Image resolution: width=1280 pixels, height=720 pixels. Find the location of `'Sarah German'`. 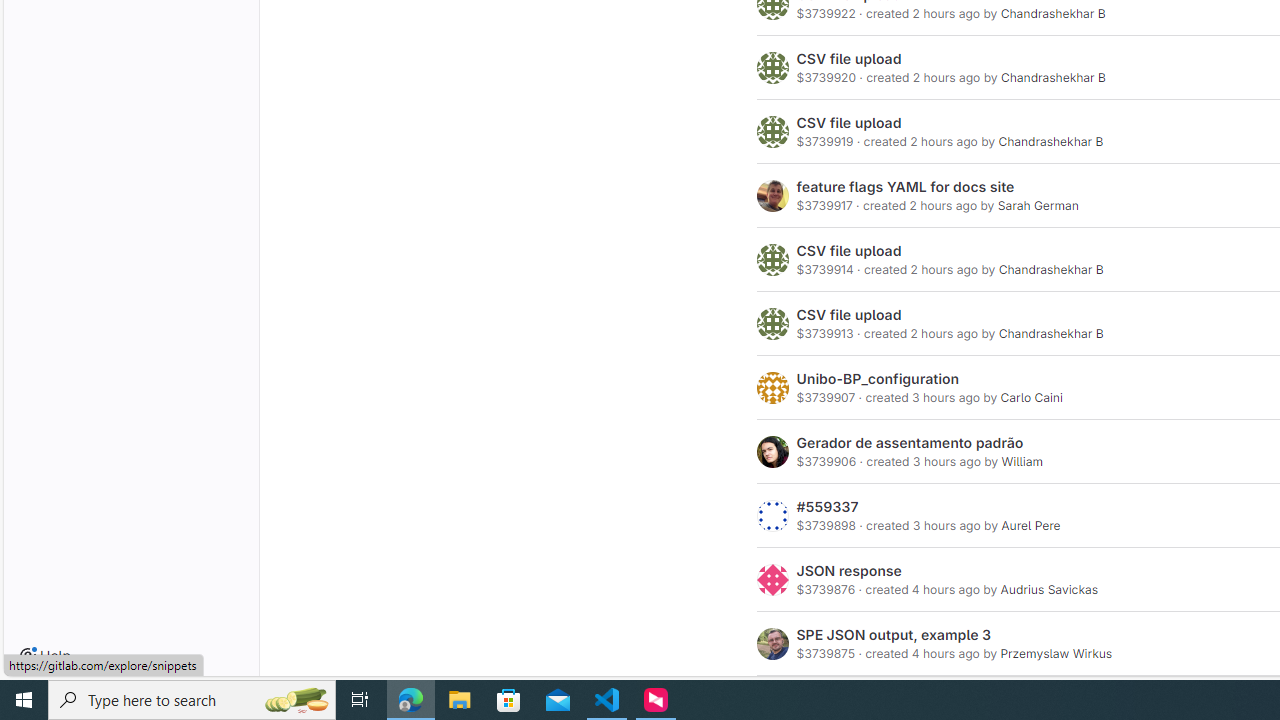

'Sarah German' is located at coordinates (1038, 205).